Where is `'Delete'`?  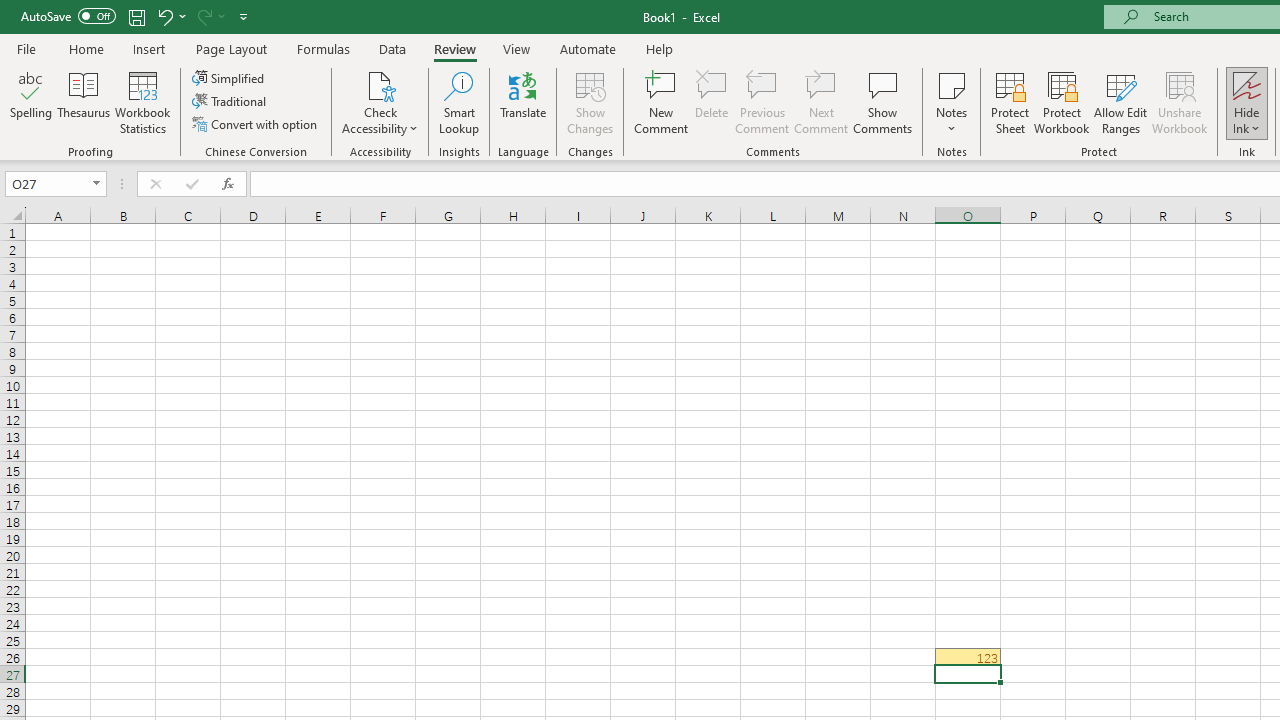 'Delete' is located at coordinates (712, 103).